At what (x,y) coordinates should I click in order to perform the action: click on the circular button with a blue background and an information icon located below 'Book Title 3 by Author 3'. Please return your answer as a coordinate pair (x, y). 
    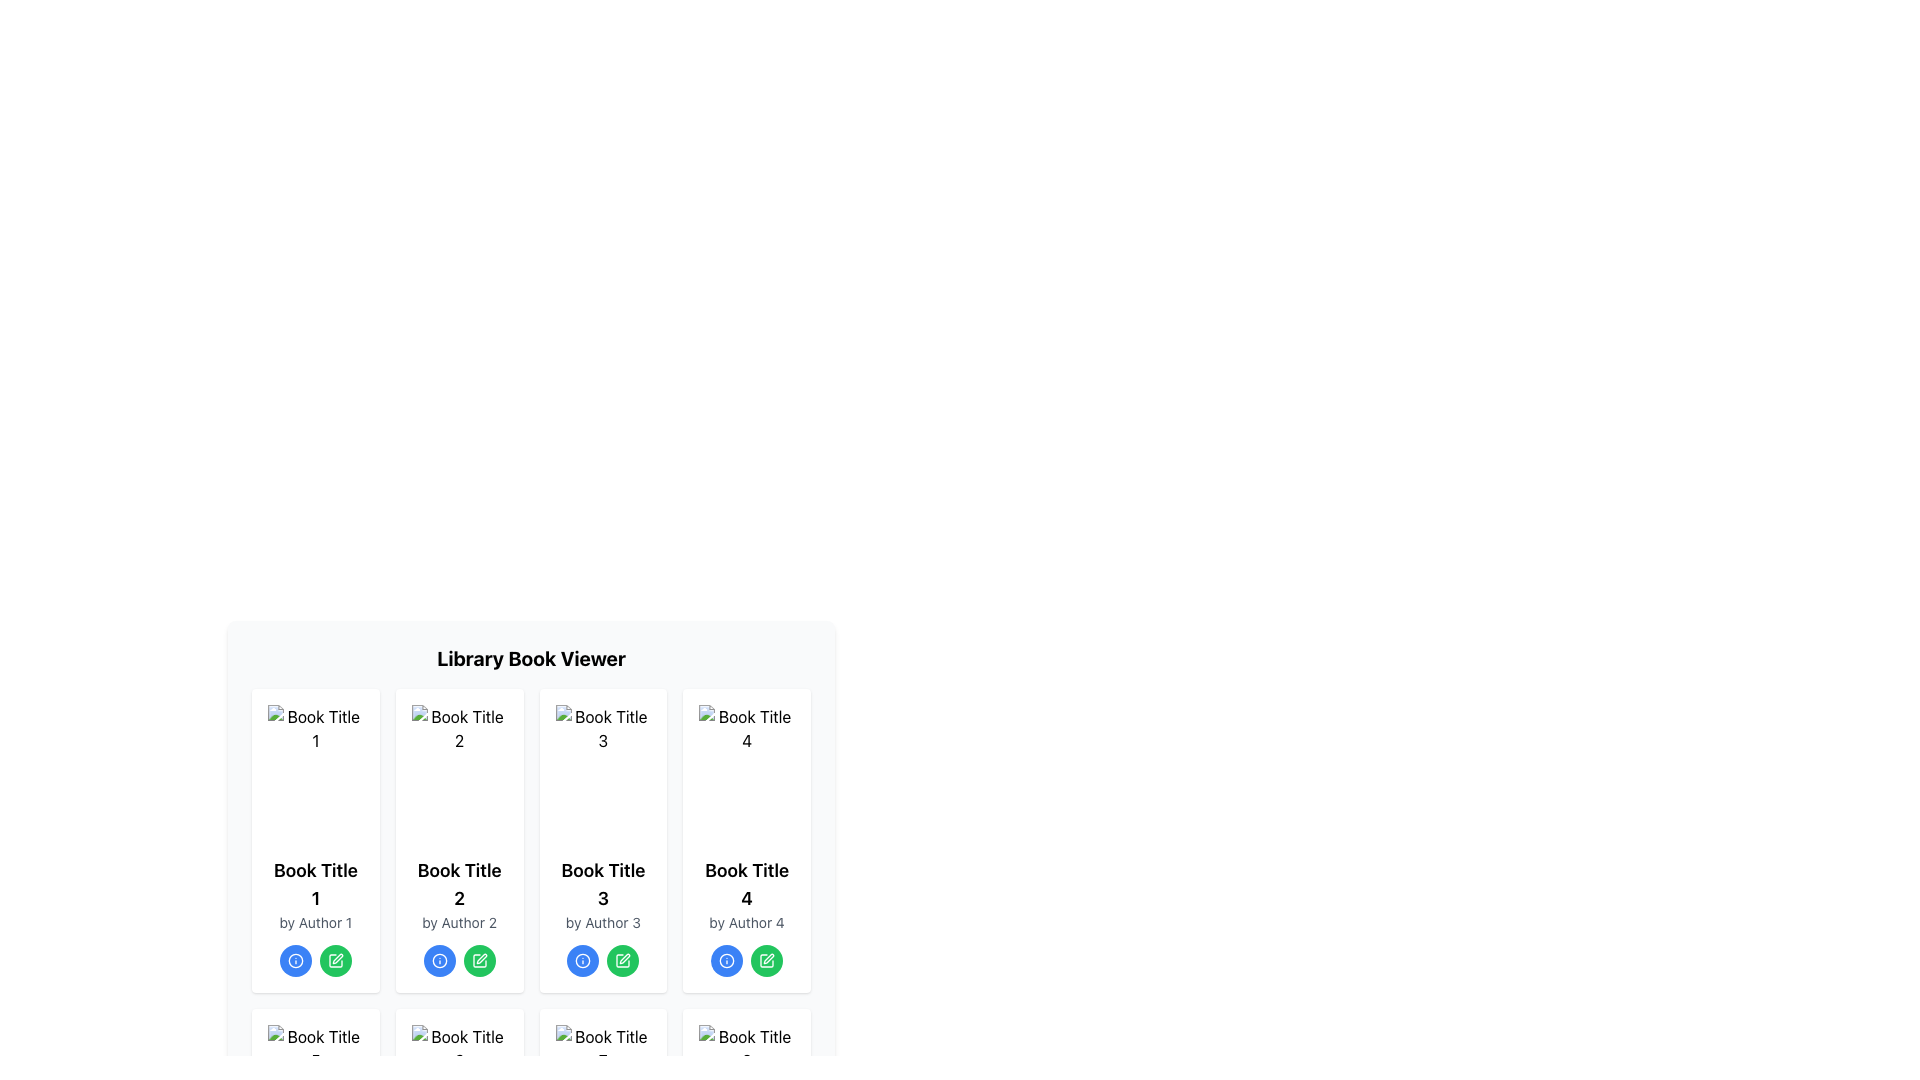
    Looking at the image, I should click on (582, 959).